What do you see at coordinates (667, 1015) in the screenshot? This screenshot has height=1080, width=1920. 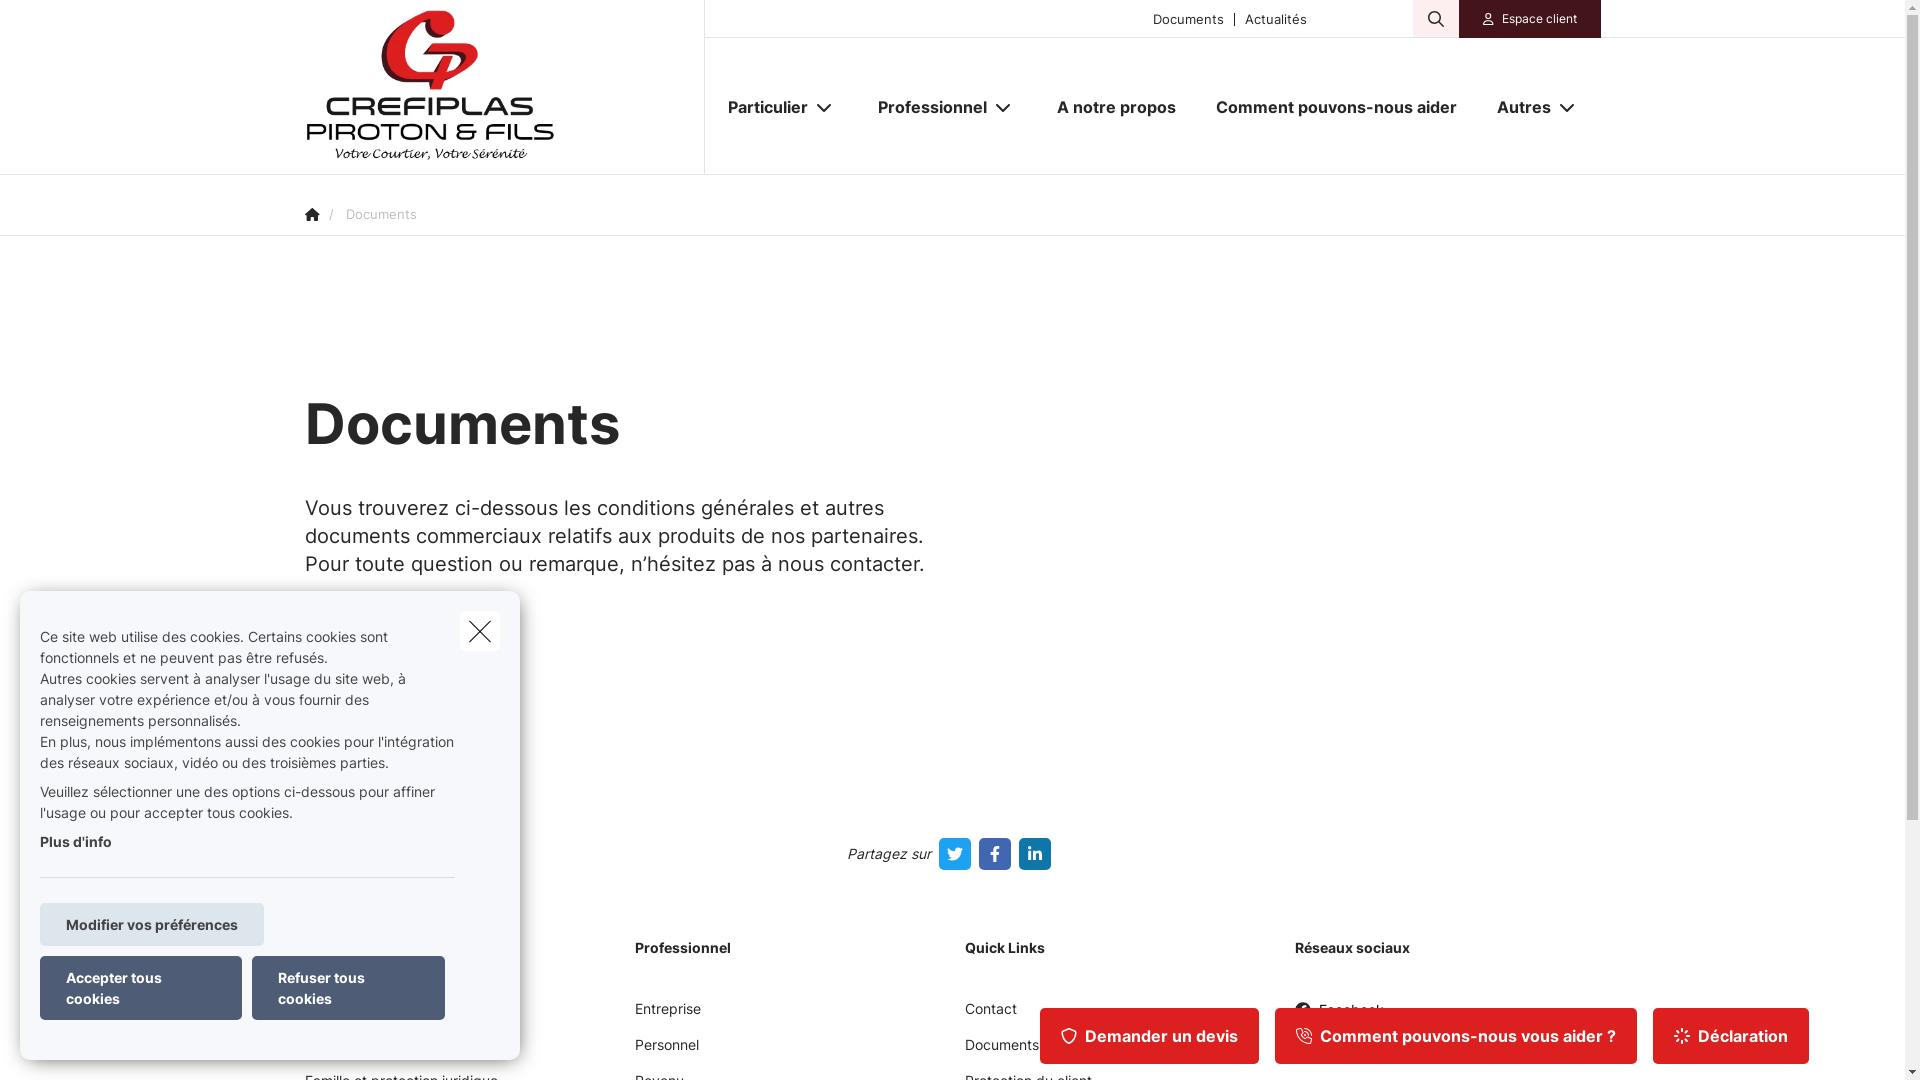 I see `'Entreprise'` at bounding box center [667, 1015].